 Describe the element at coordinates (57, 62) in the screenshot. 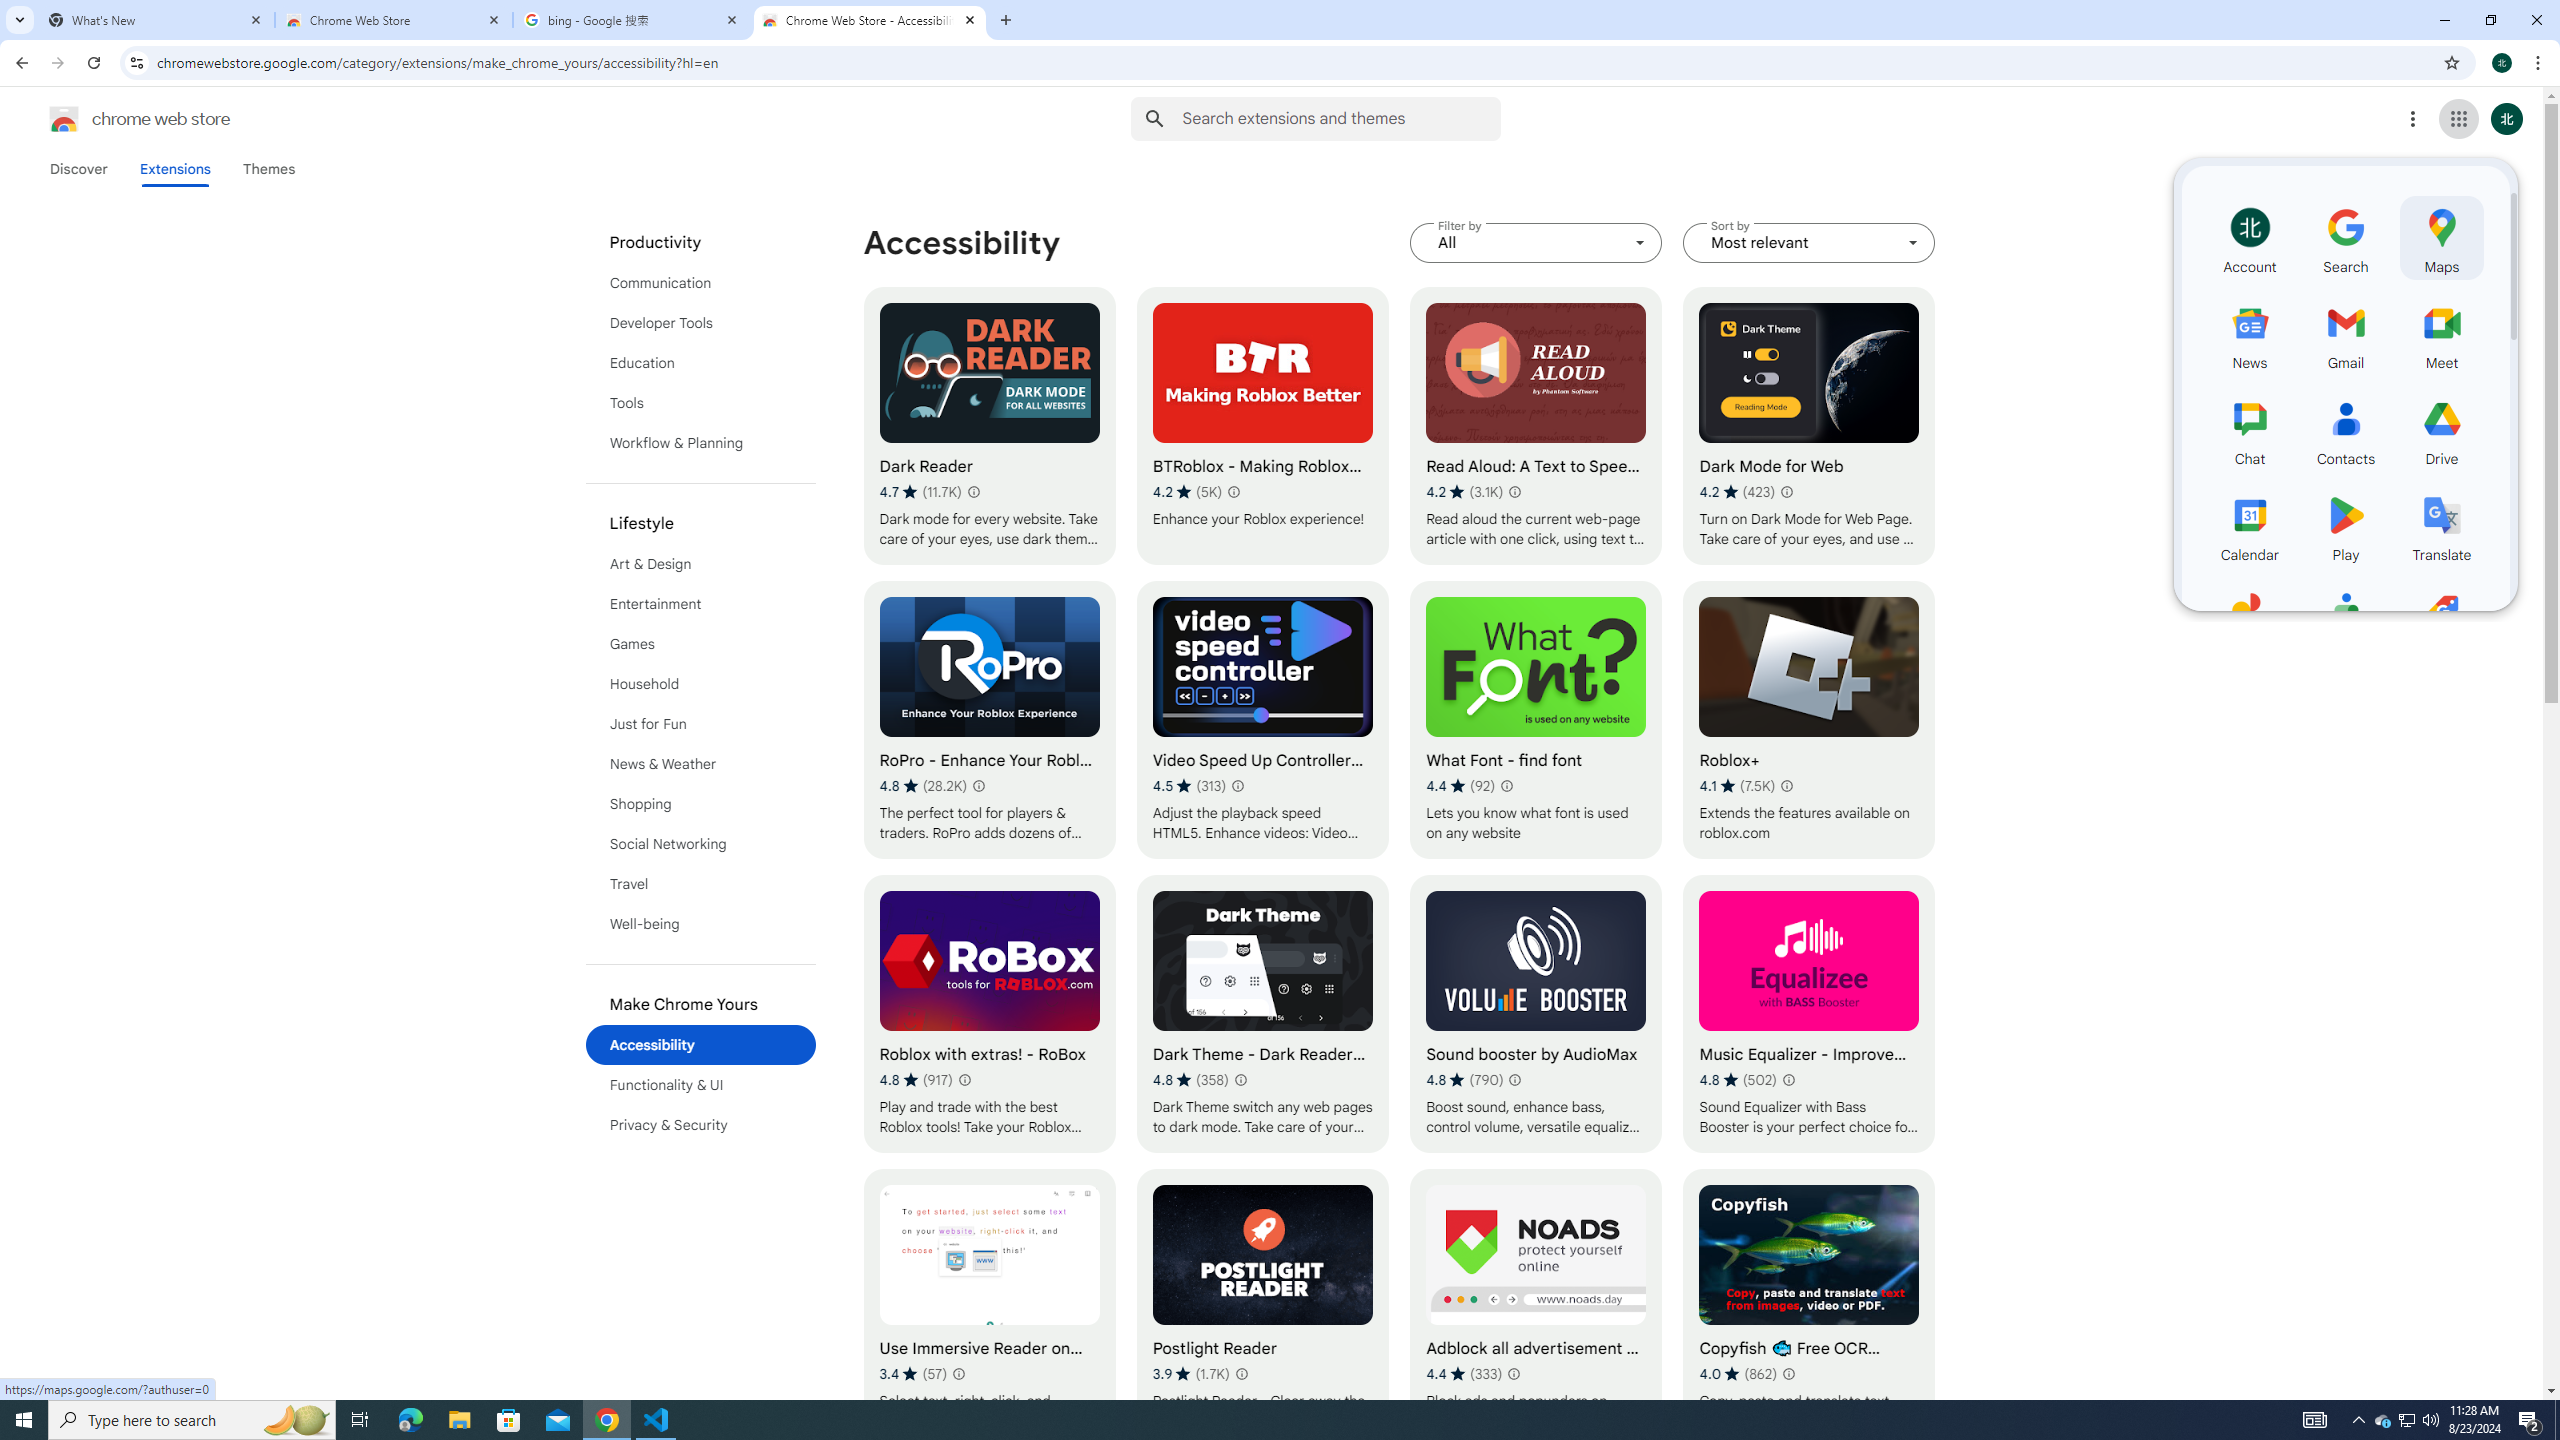

I see `'Forward'` at that location.